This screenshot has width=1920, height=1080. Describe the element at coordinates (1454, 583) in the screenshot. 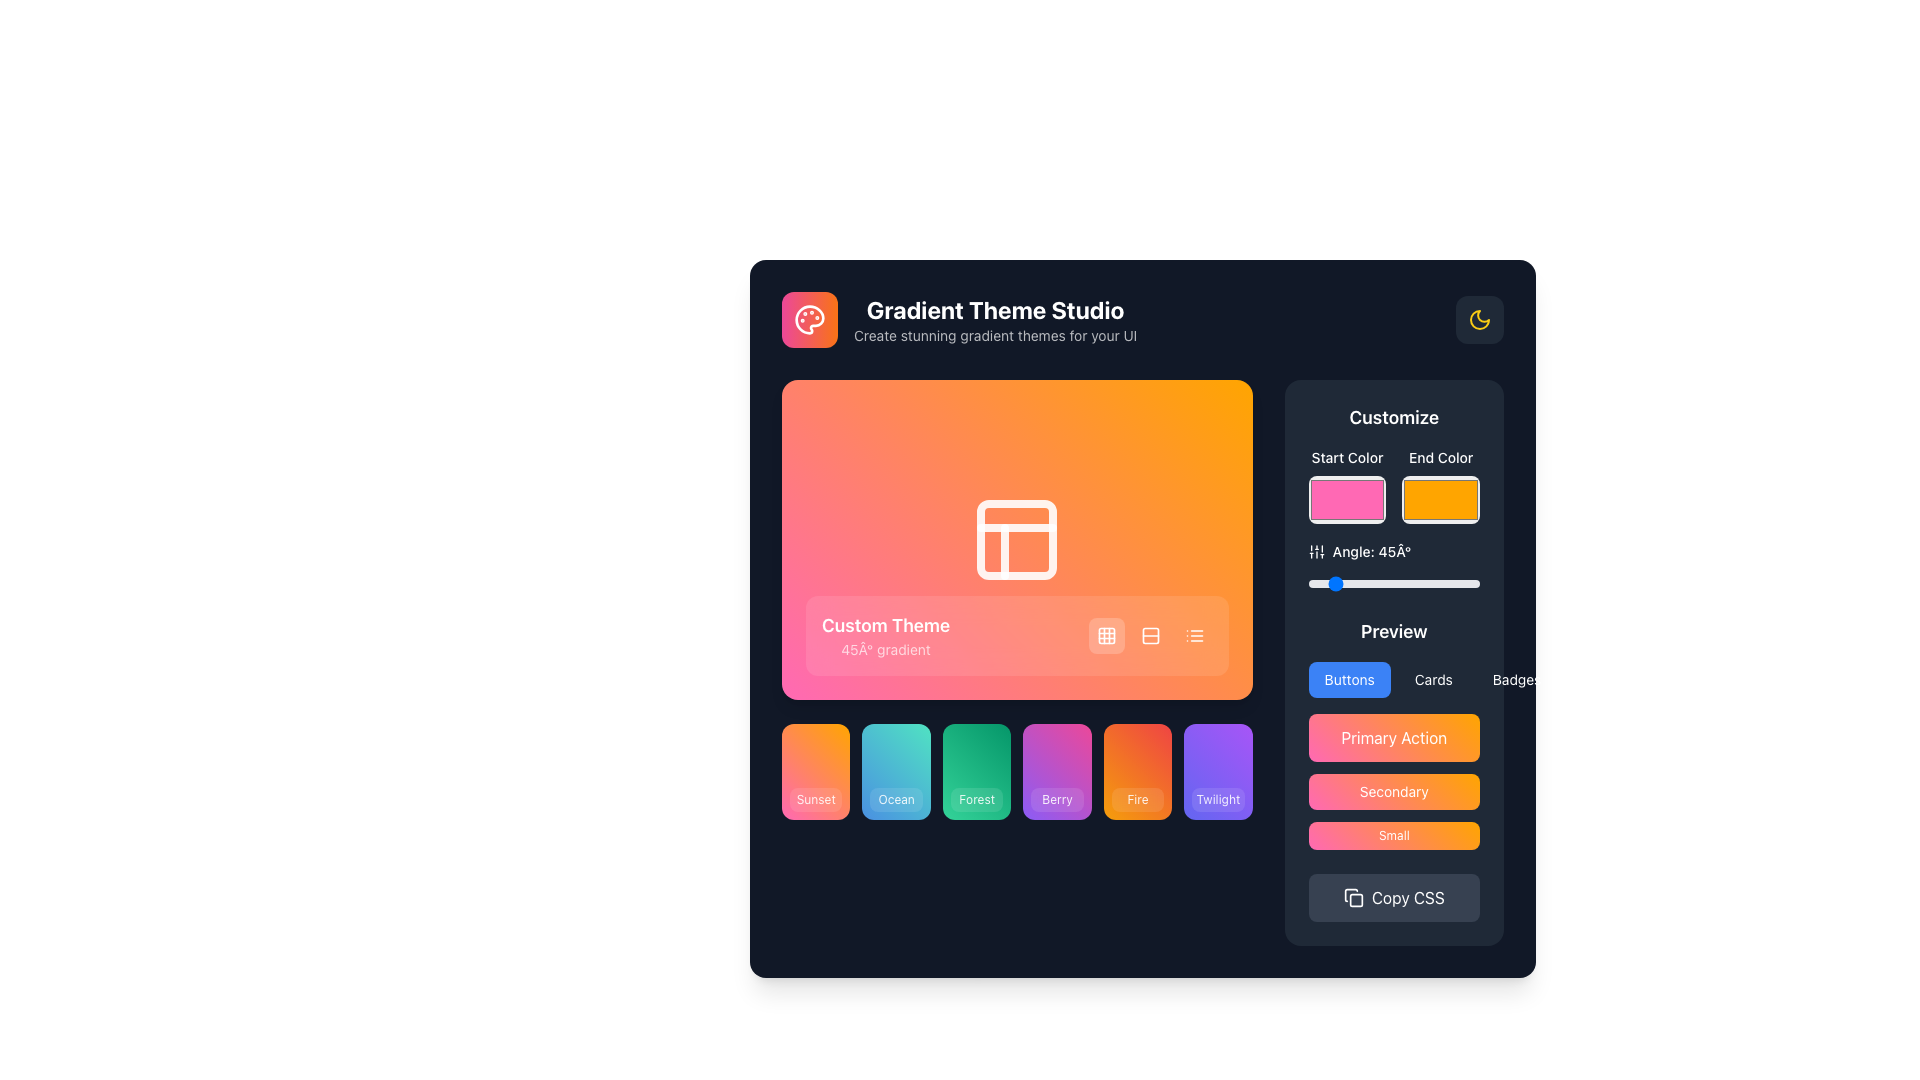

I see `angle` at that location.